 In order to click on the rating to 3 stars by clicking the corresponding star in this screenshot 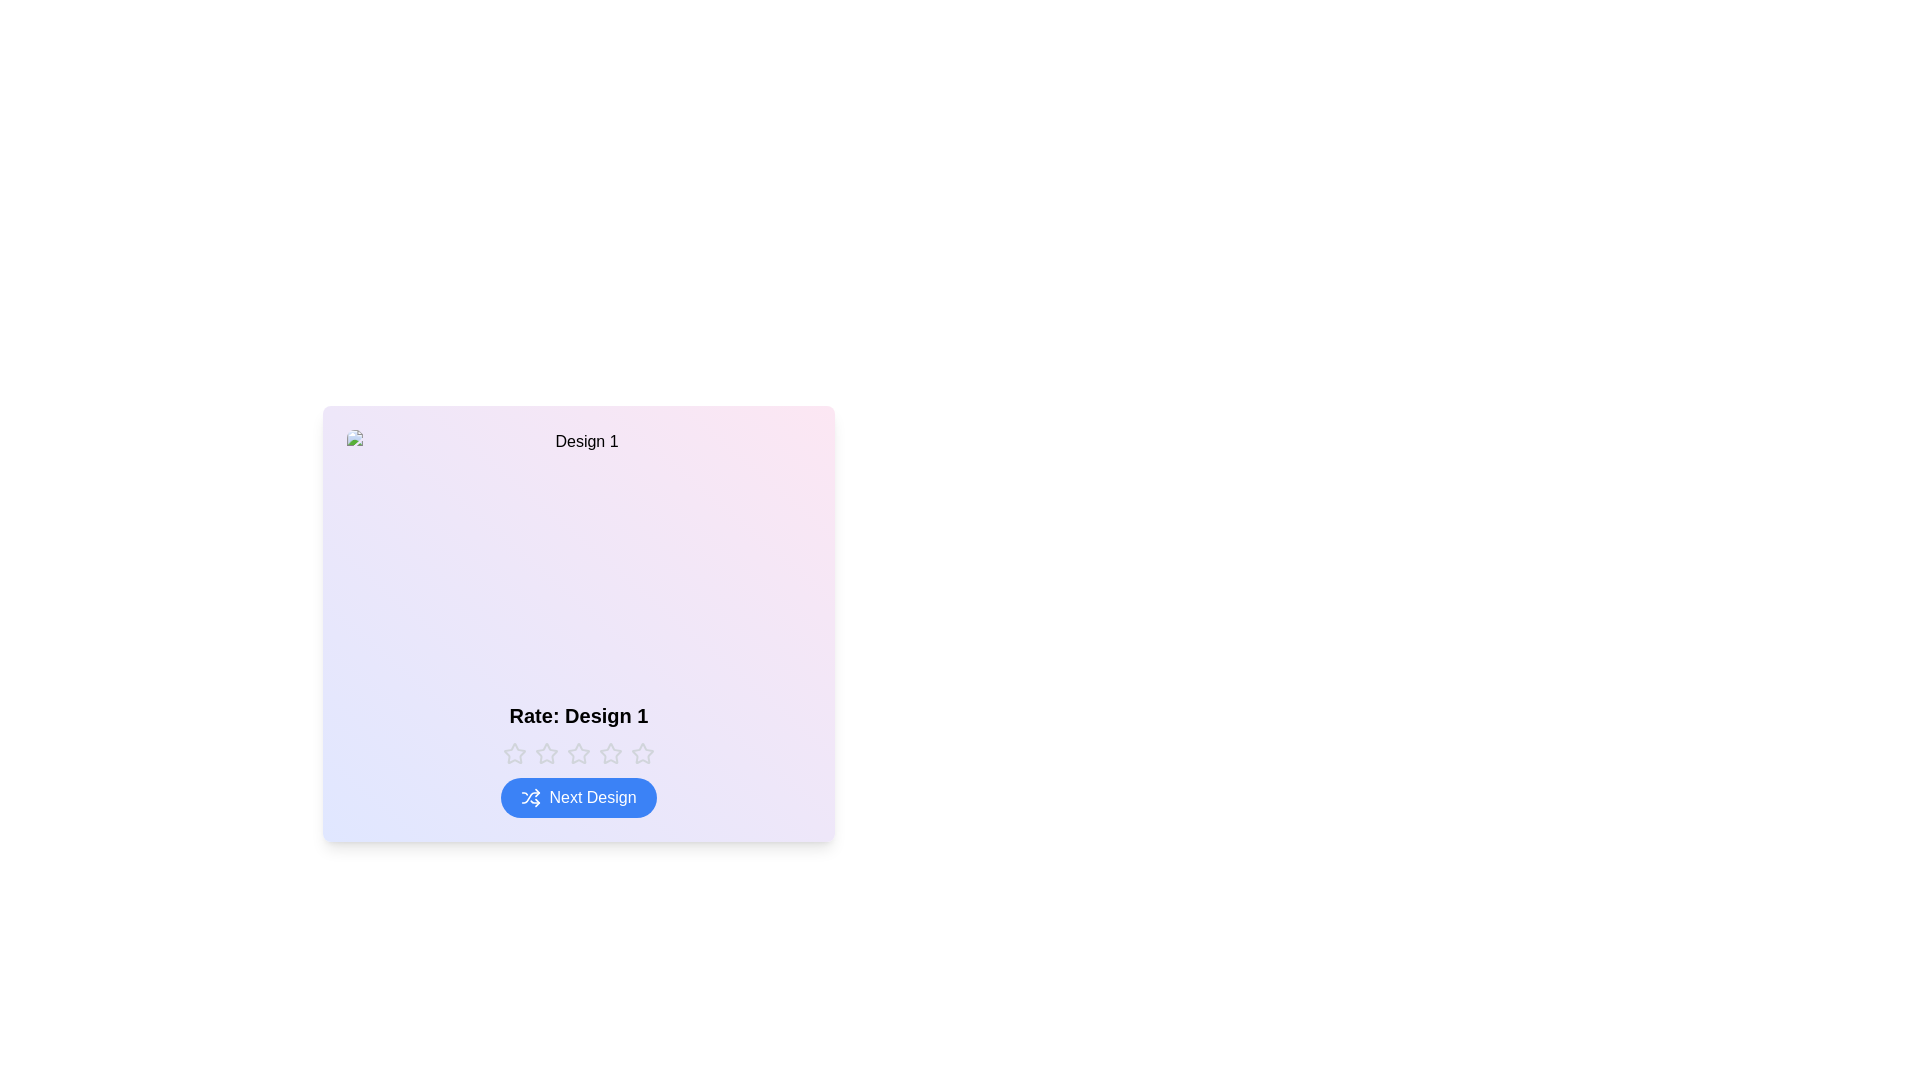, I will do `click(578, 753)`.